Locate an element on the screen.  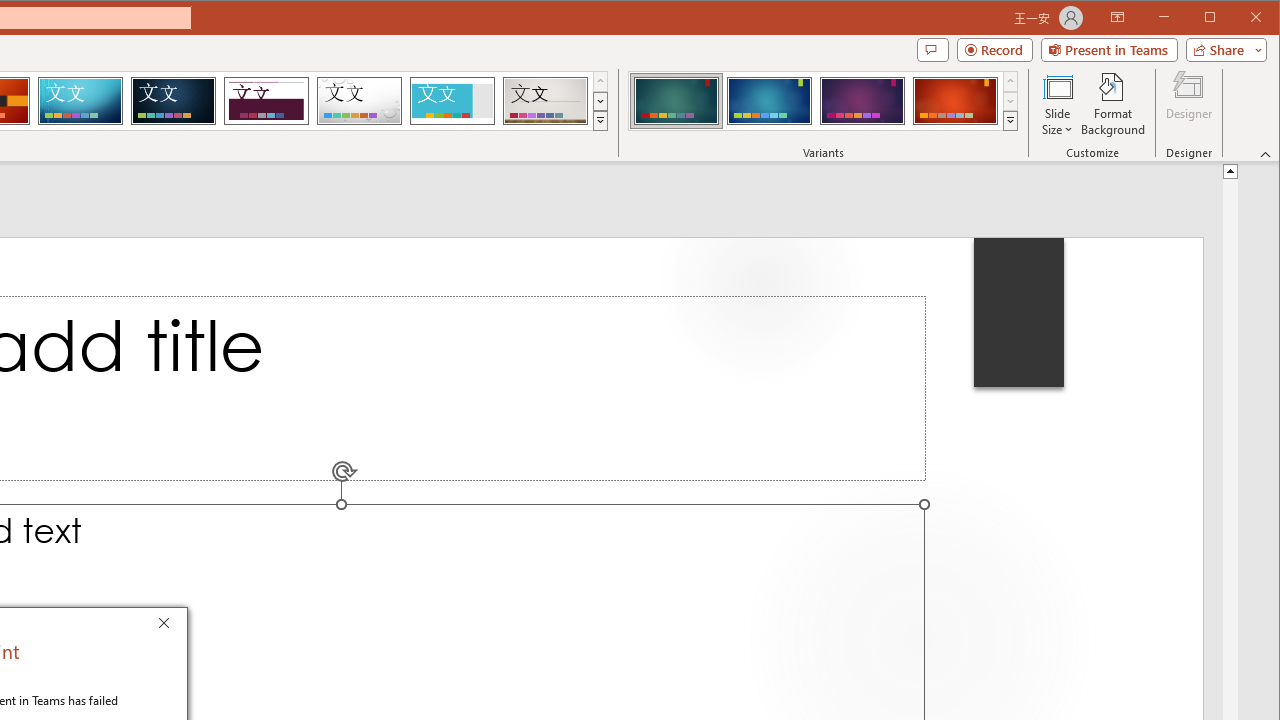
'Gallery' is located at coordinates (545, 100).